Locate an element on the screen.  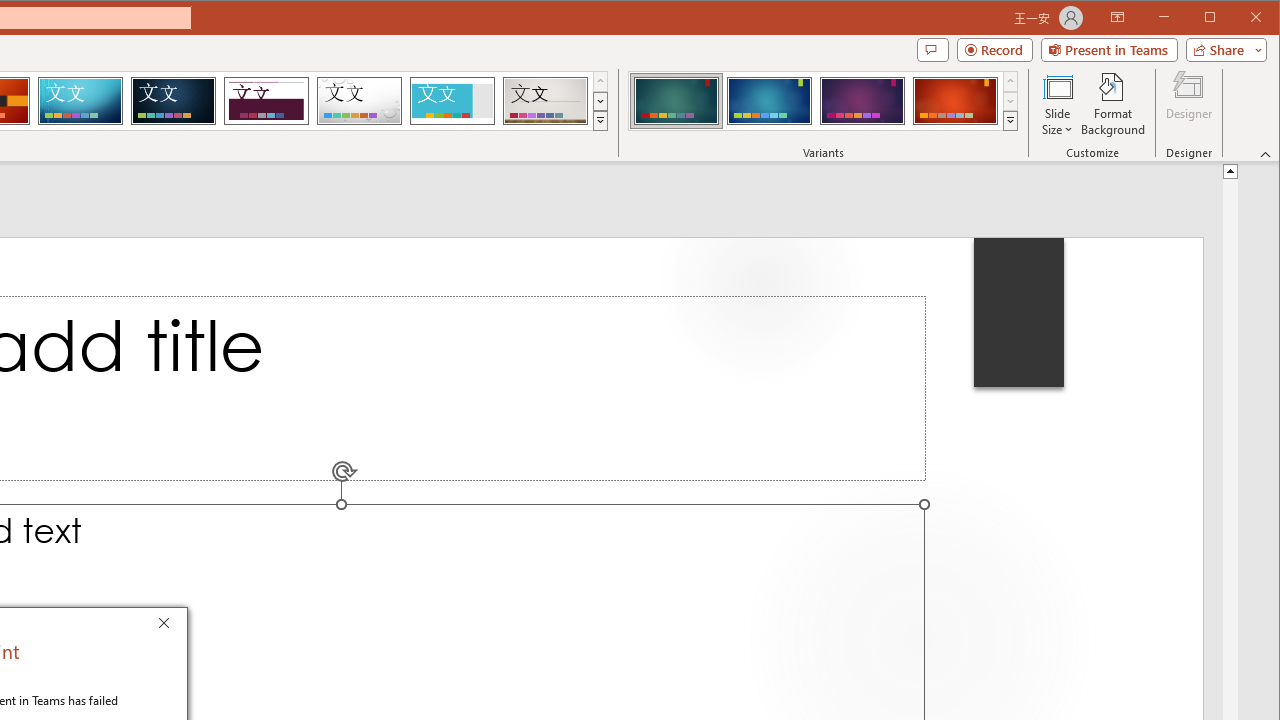
'Gallery' is located at coordinates (545, 100).